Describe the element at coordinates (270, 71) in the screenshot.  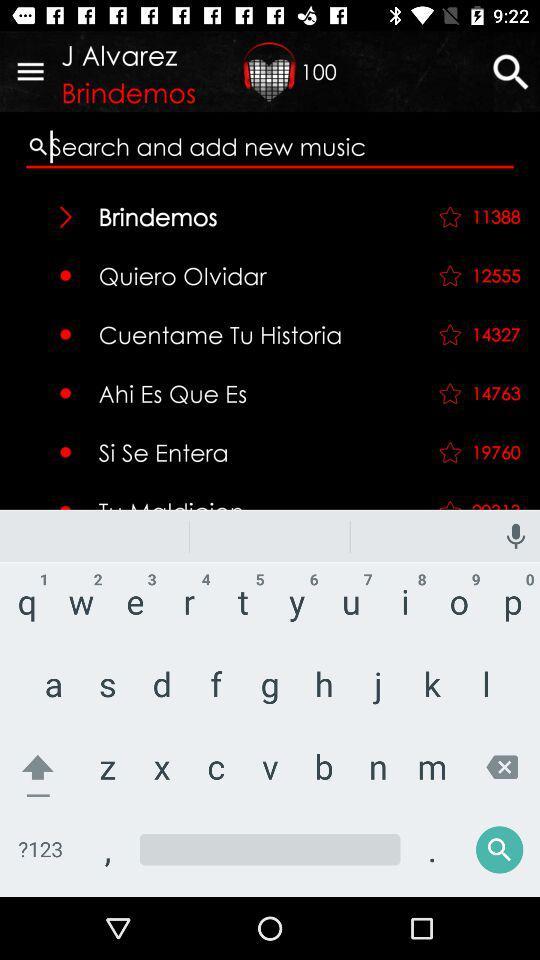
I see `the gift icon` at that location.